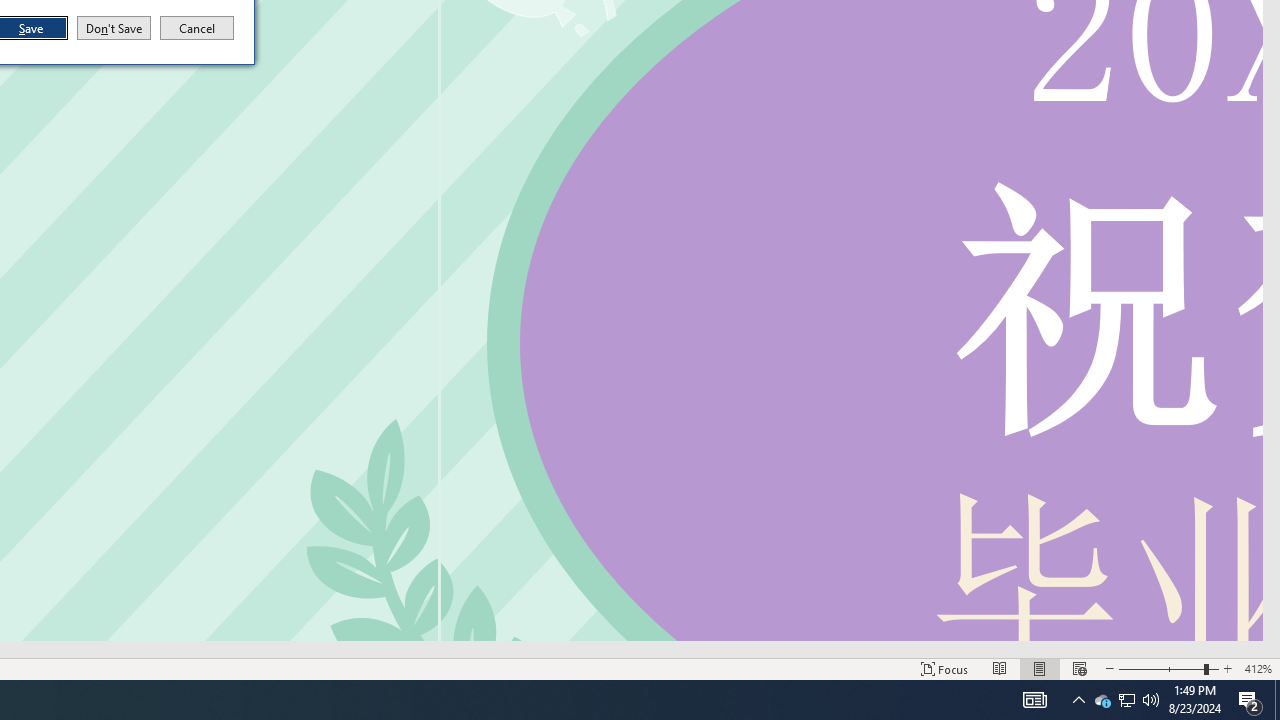 The width and height of the screenshot is (1280, 720). Describe the element at coordinates (1276, 698) in the screenshot. I see `'Show desktop'` at that location.